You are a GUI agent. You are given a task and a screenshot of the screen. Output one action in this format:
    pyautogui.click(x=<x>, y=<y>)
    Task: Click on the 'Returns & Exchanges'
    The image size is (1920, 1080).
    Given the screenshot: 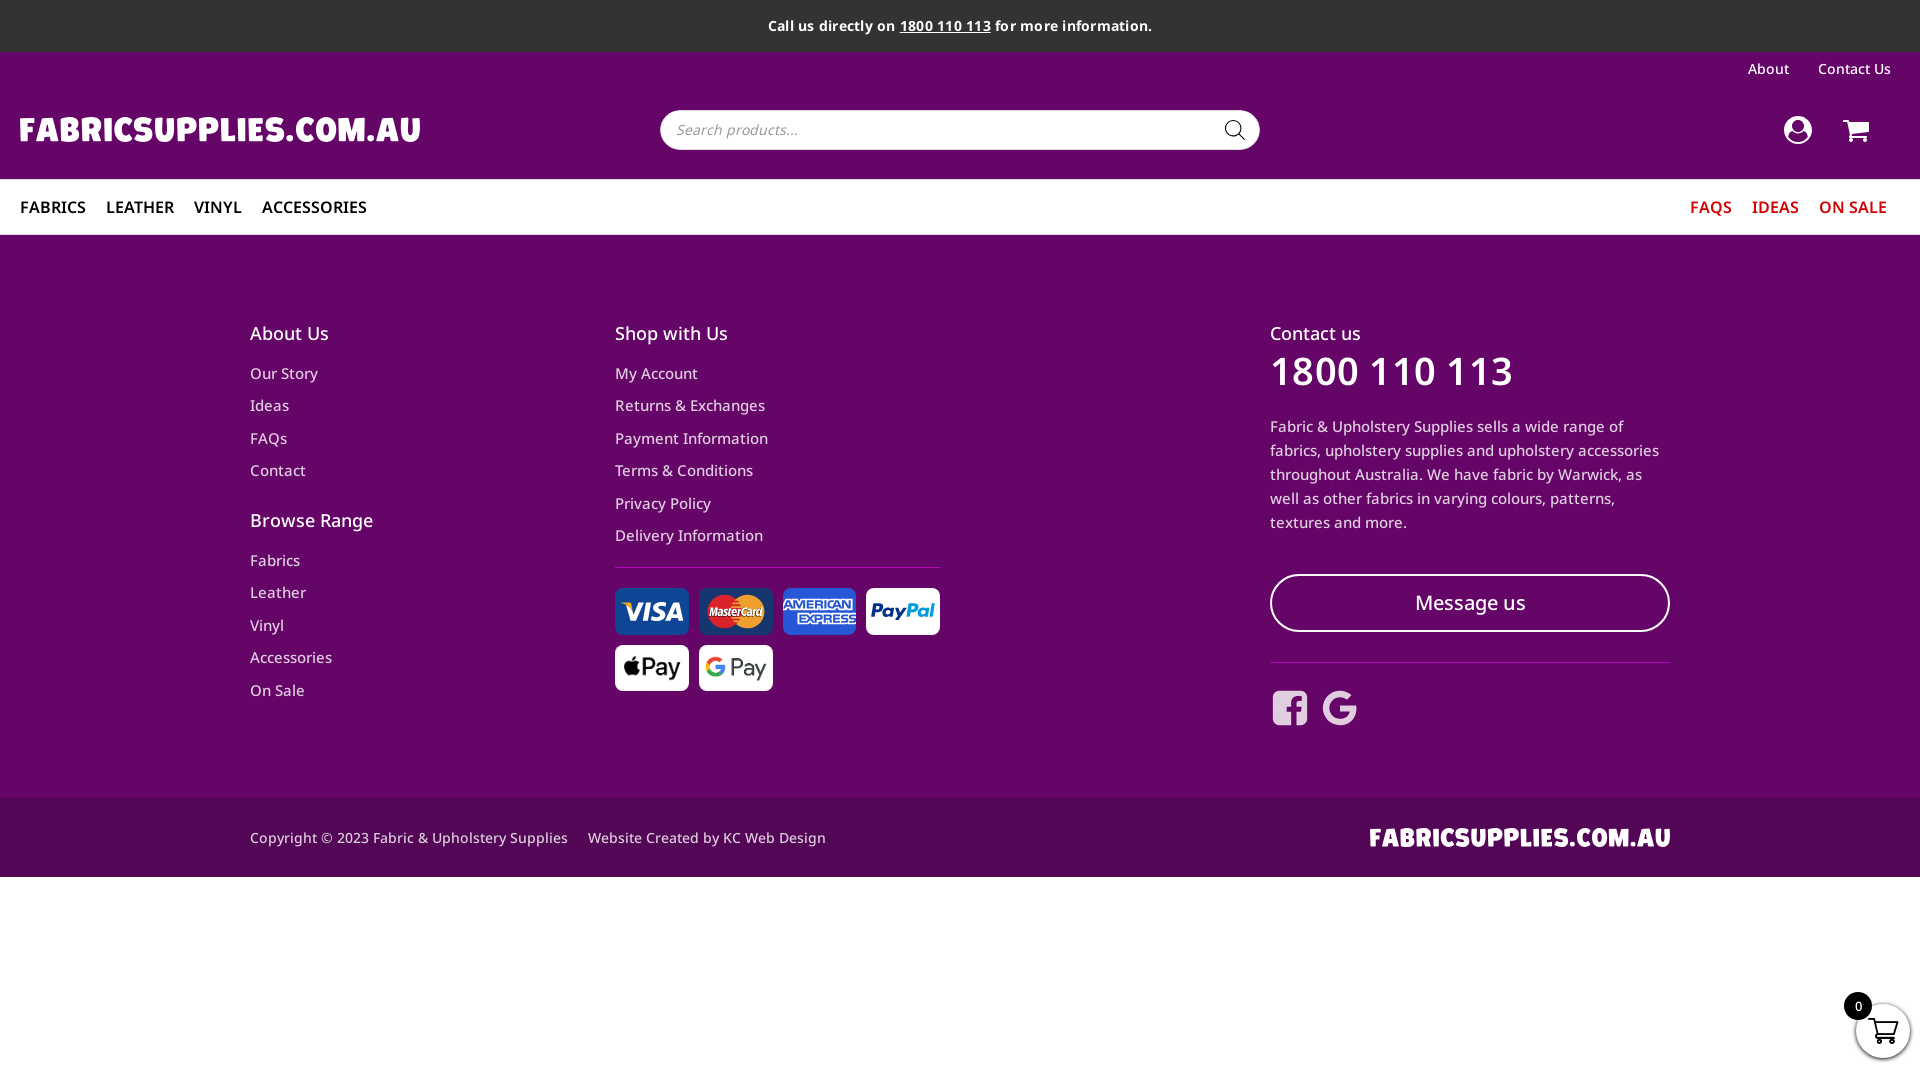 What is the action you would take?
    pyautogui.click(x=613, y=405)
    